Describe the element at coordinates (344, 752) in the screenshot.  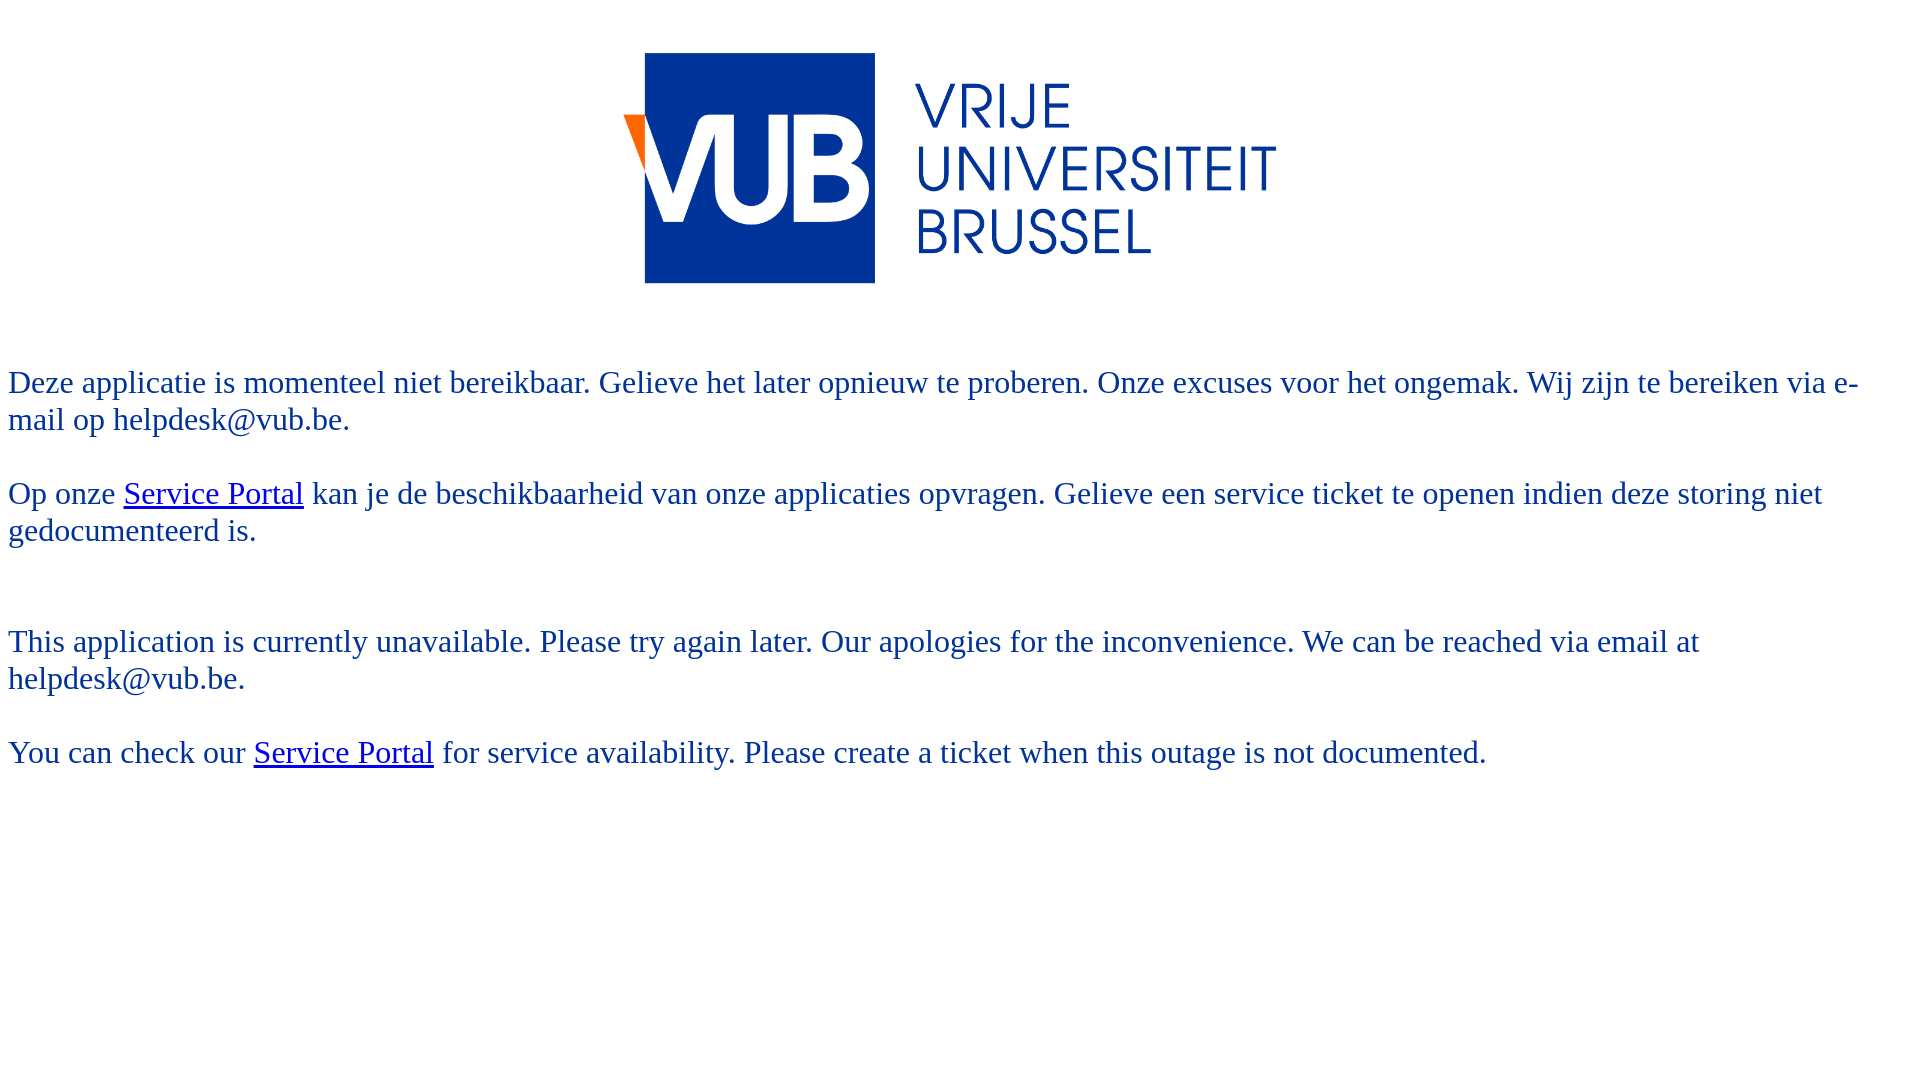
I see `'Service Portal'` at that location.